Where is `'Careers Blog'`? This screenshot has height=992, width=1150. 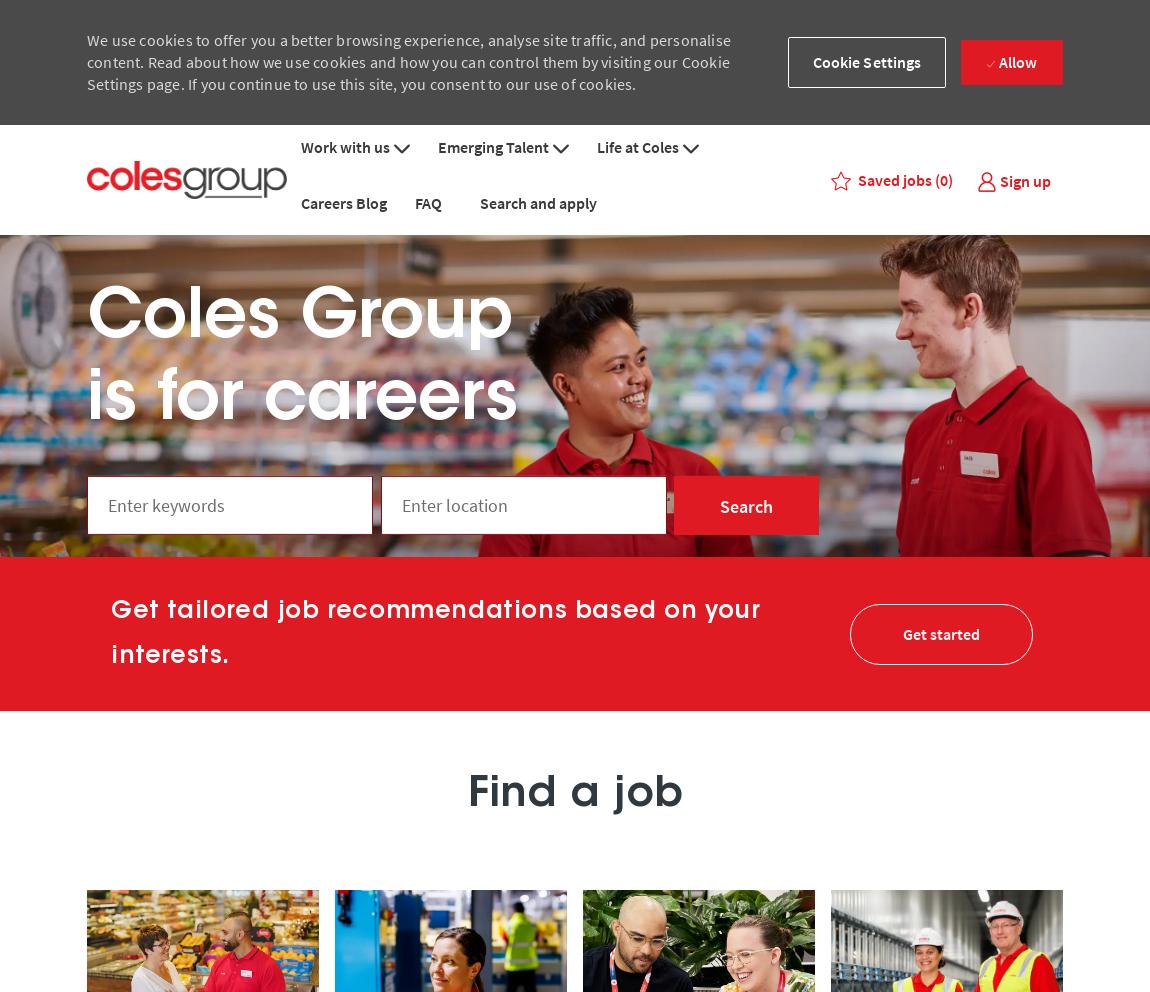 'Careers Blog' is located at coordinates (343, 201).